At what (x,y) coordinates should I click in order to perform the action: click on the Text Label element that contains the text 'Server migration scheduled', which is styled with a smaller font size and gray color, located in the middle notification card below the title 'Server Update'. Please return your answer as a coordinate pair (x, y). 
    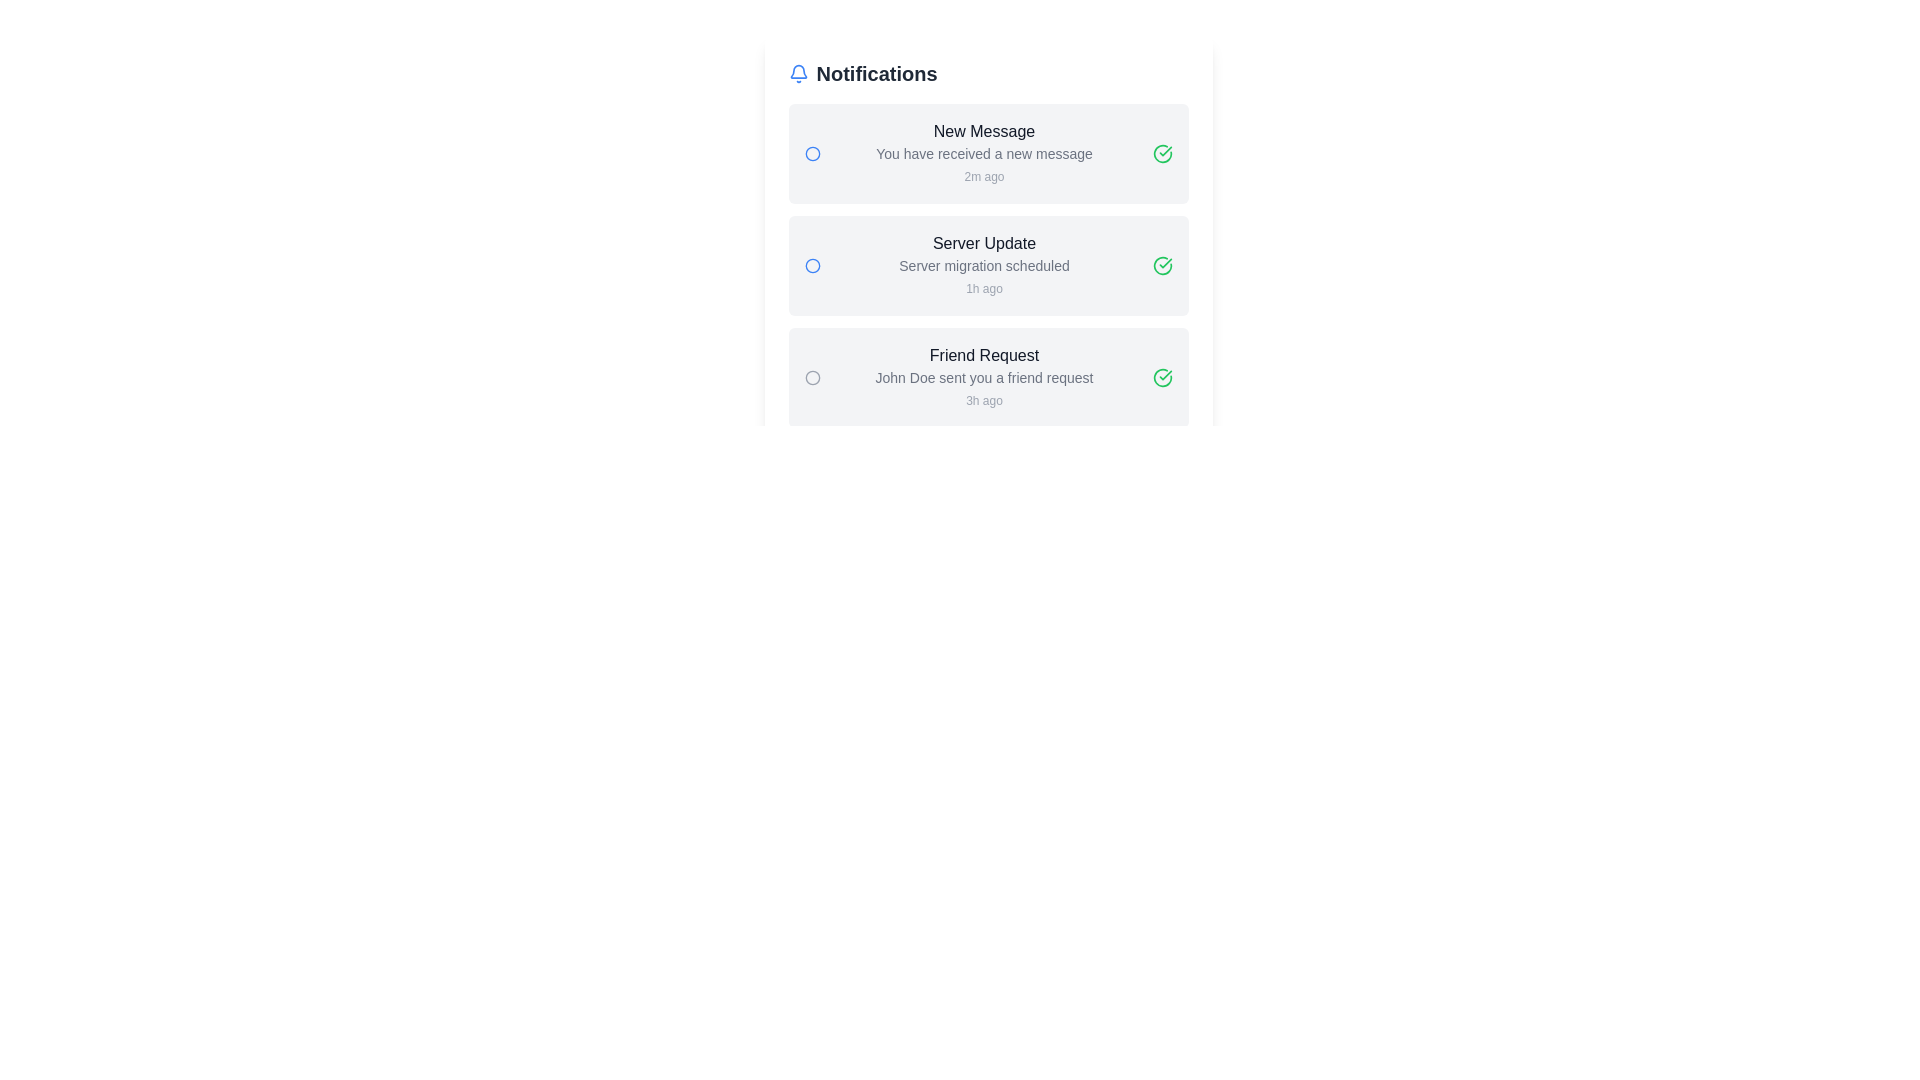
    Looking at the image, I should click on (984, 265).